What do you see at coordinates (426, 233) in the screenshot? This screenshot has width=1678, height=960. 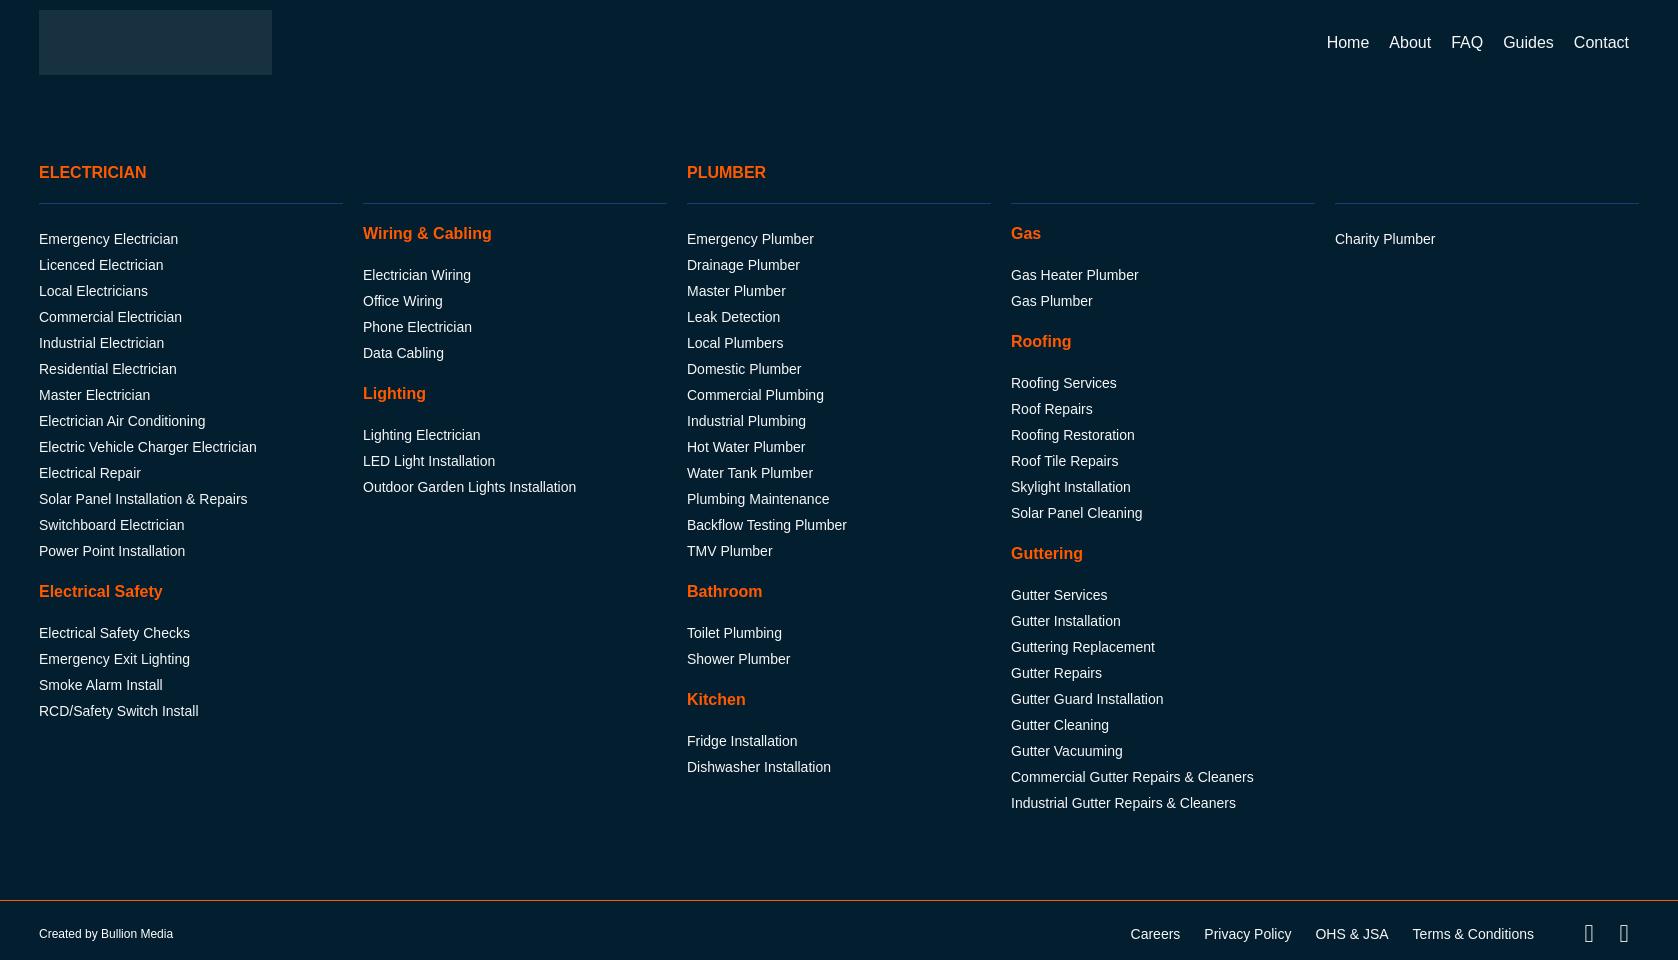 I see `'Wiring & Cabling'` at bounding box center [426, 233].